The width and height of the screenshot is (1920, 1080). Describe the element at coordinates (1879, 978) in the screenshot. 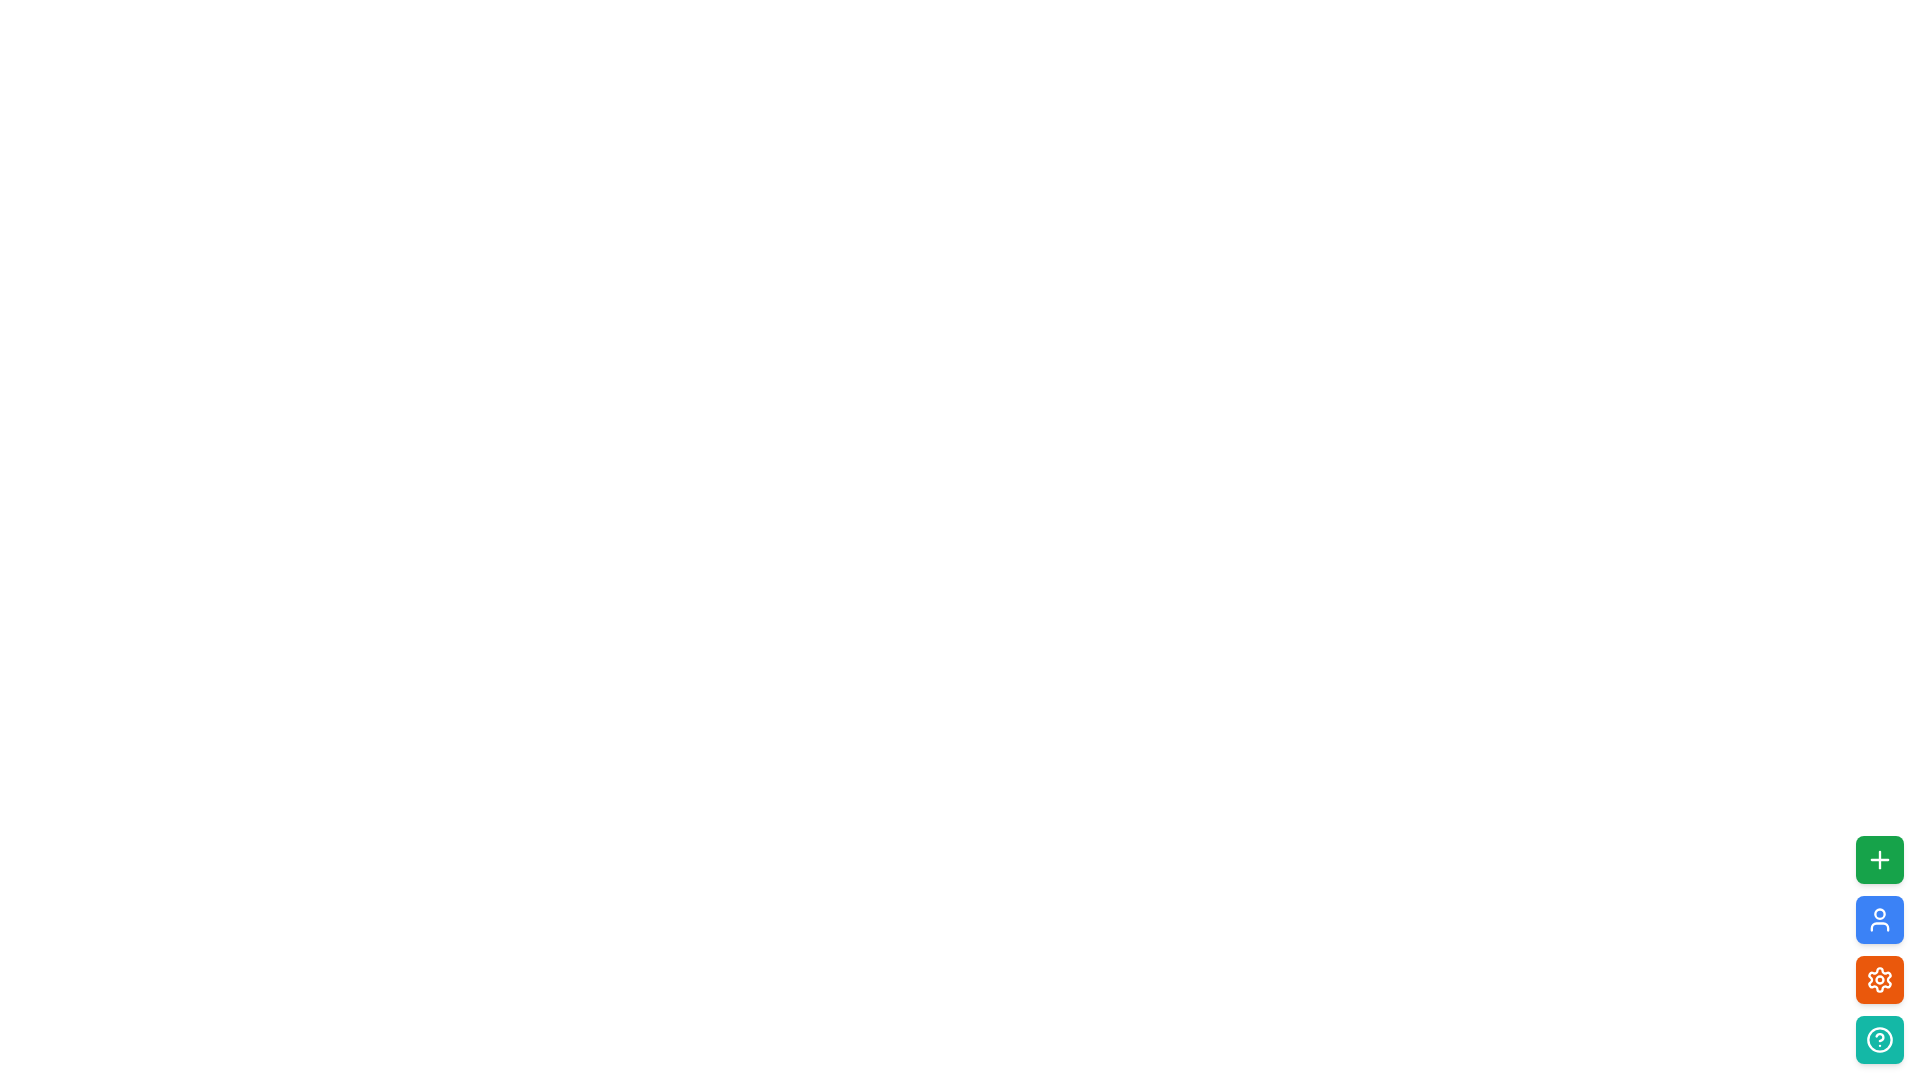

I see `the settings button, which is the third icon in a vertical stack on the right-hand side of the interface` at that location.